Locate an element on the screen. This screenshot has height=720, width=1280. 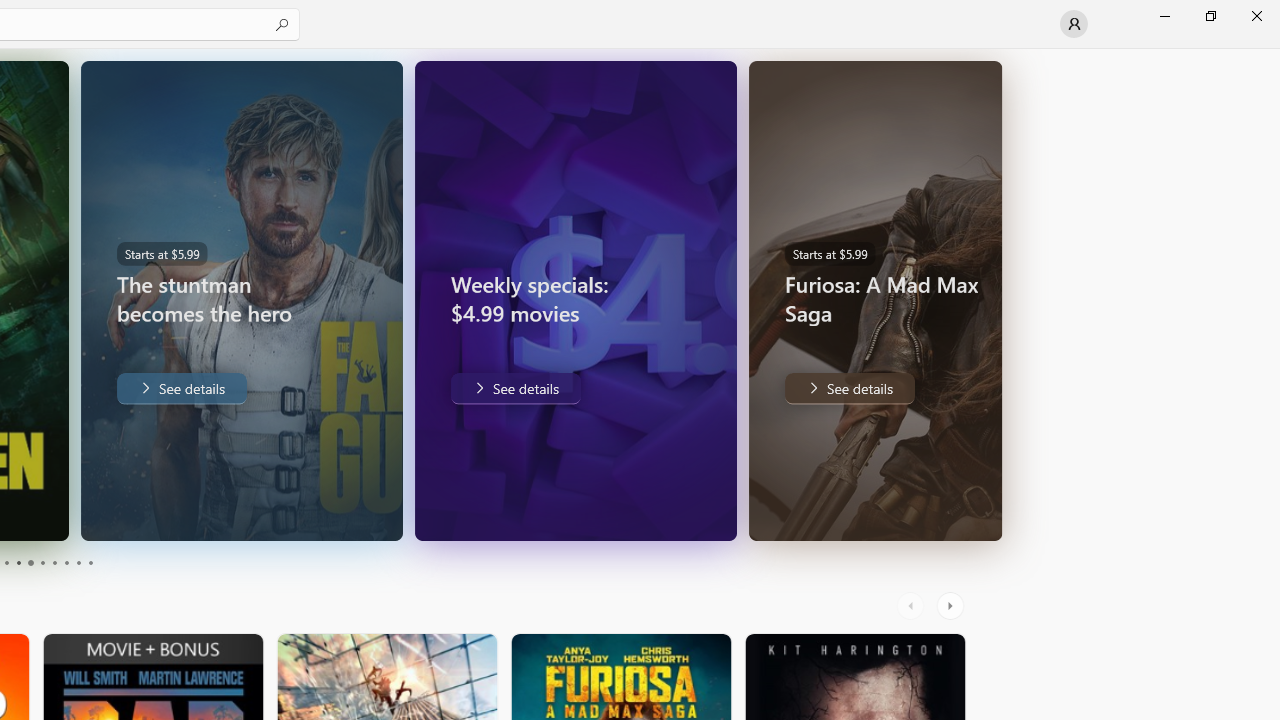
'Minimize Microsoft Store' is located at coordinates (1164, 15).